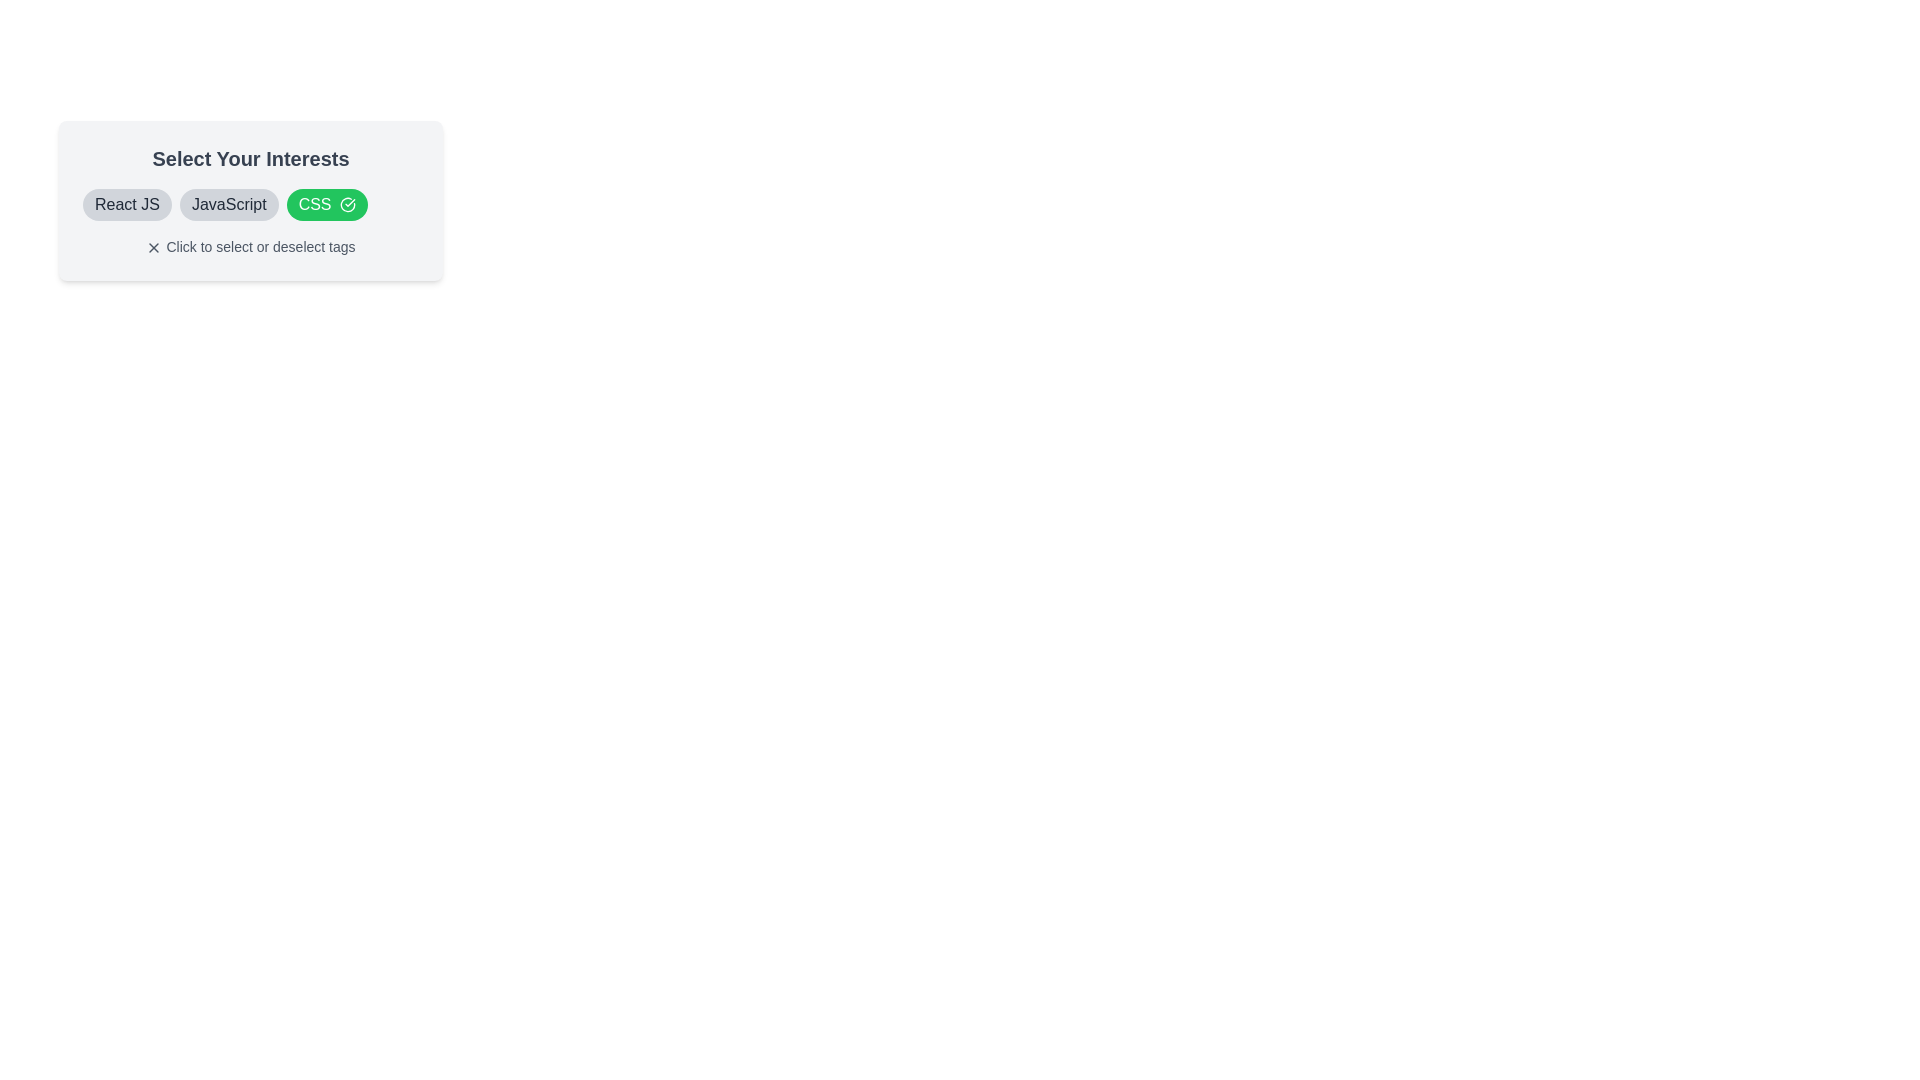 This screenshot has height=1080, width=1920. What do you see at coordinates (126, 204) in the screenshot?
I see `the first tag displaying 'React JS' located under 'Select Your Interests'` at bounding box center [126, 204].